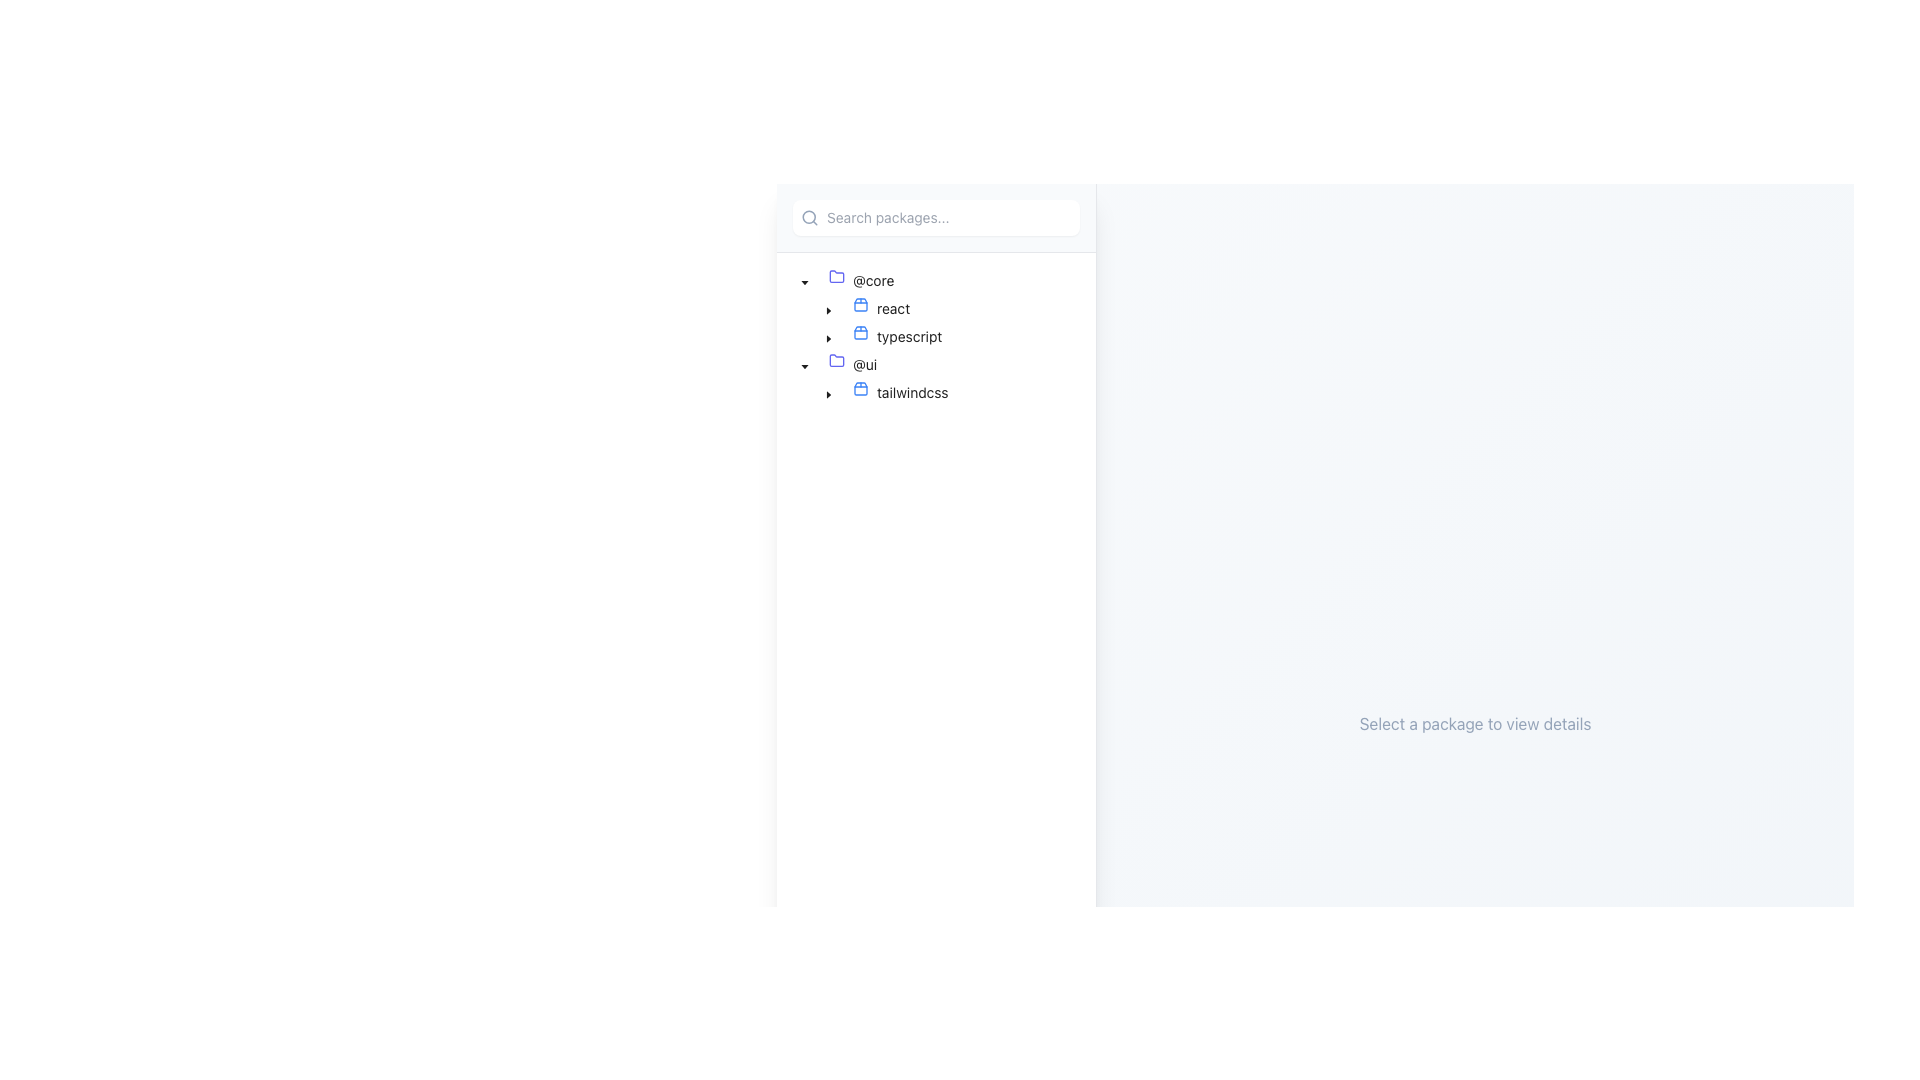  Describe the element at coordinates (805, 393) in the screenshot. I see `the Indent marker in the treeview hierarchy under the '@ui' section, which precedes the 'tailwindcss' node` at that location.